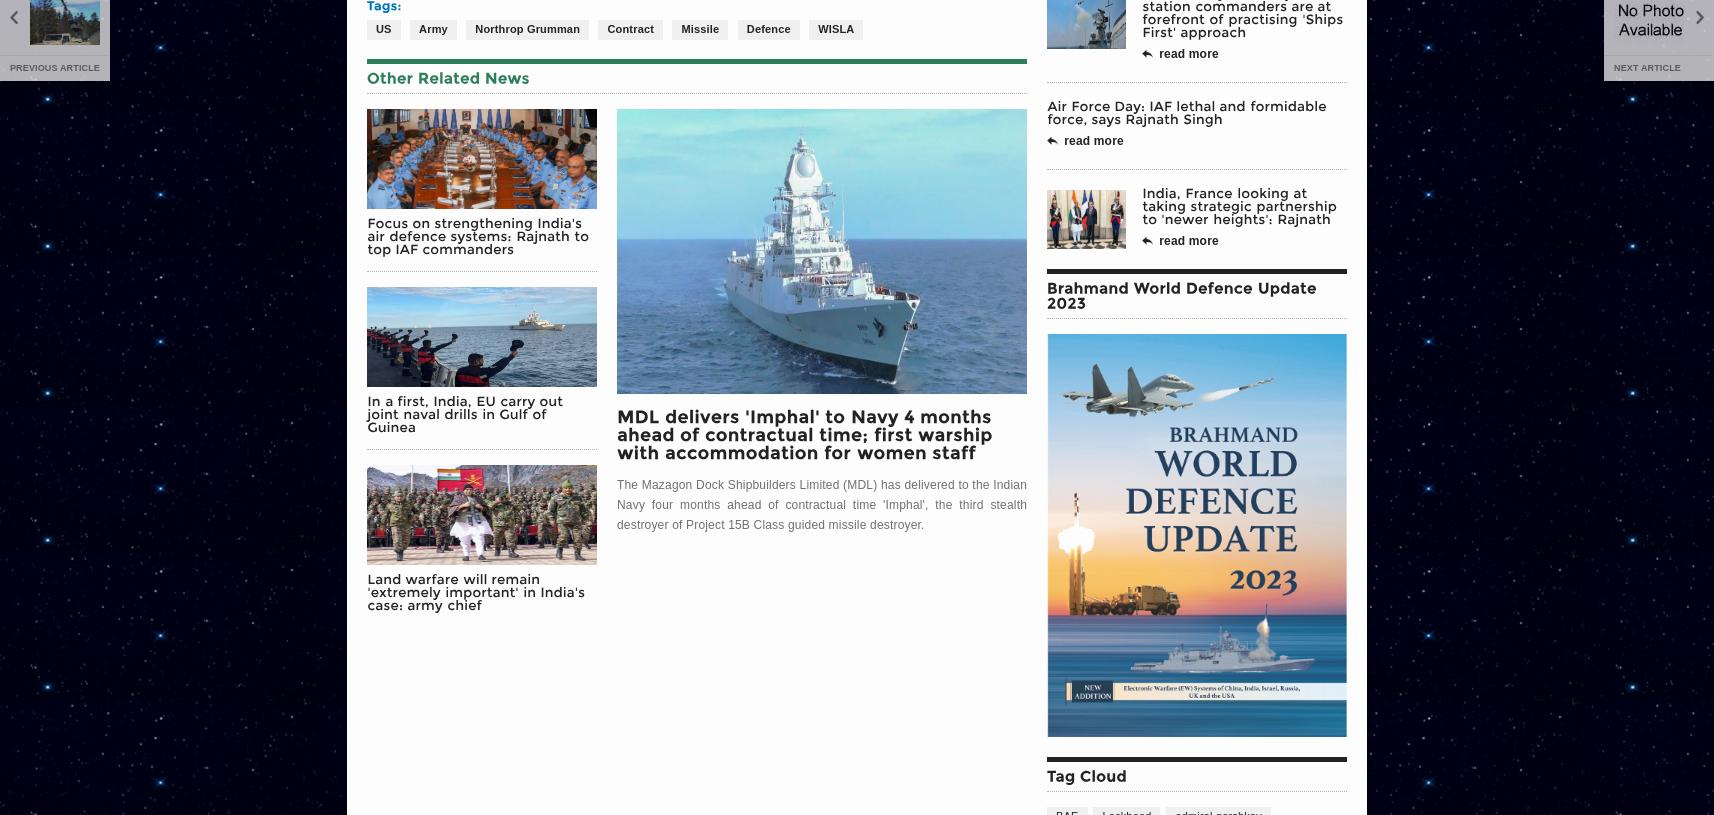 The width and height of the screenshot is (1714, 815). I want to click on 'Missile', so click(698, 27).